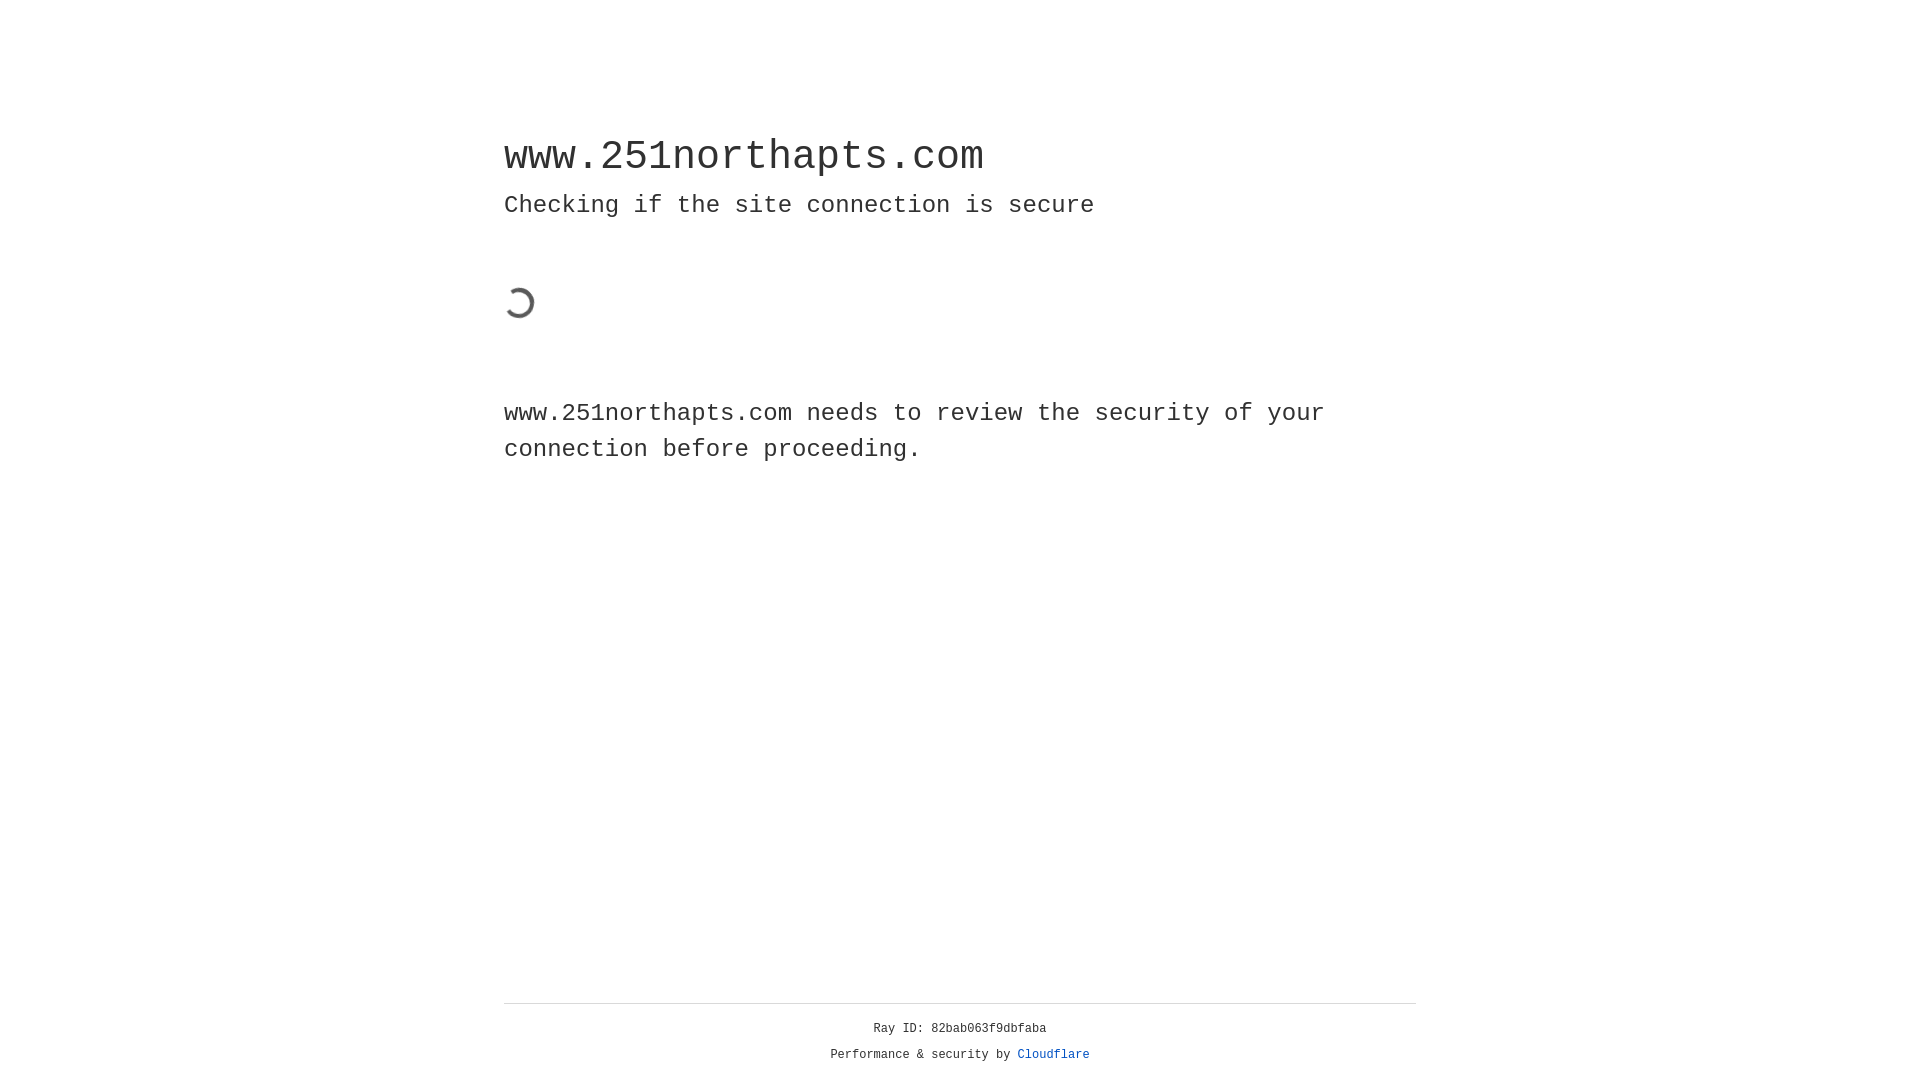 This screenshot has width=1920, height=1080. Describe the element at coordinates (1053, 1054) in the screenshot. I see `'Cloudflare'` at that location.